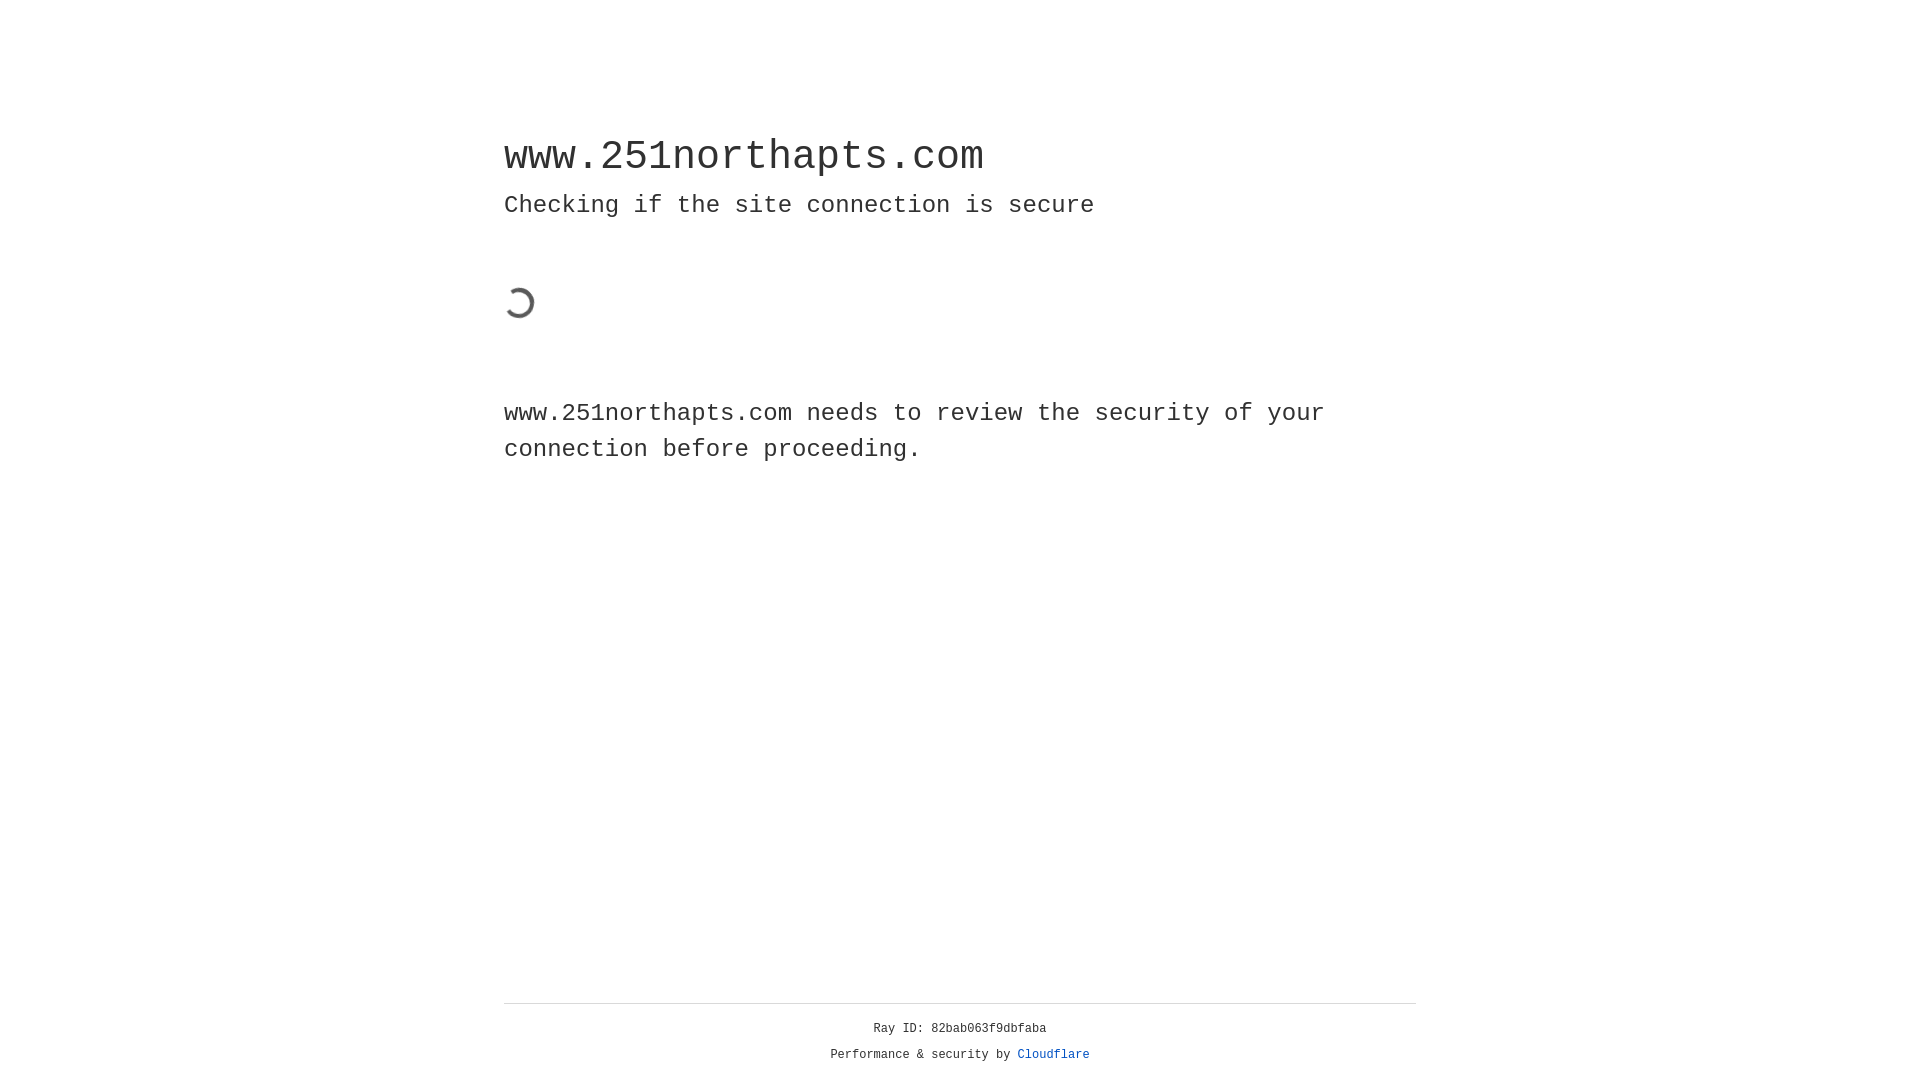 This screenshot has width=1920, height=1080. Describe the element at coordinates (1053, 1054) in the screenshot. I see `'Cloudflare'` at that location.